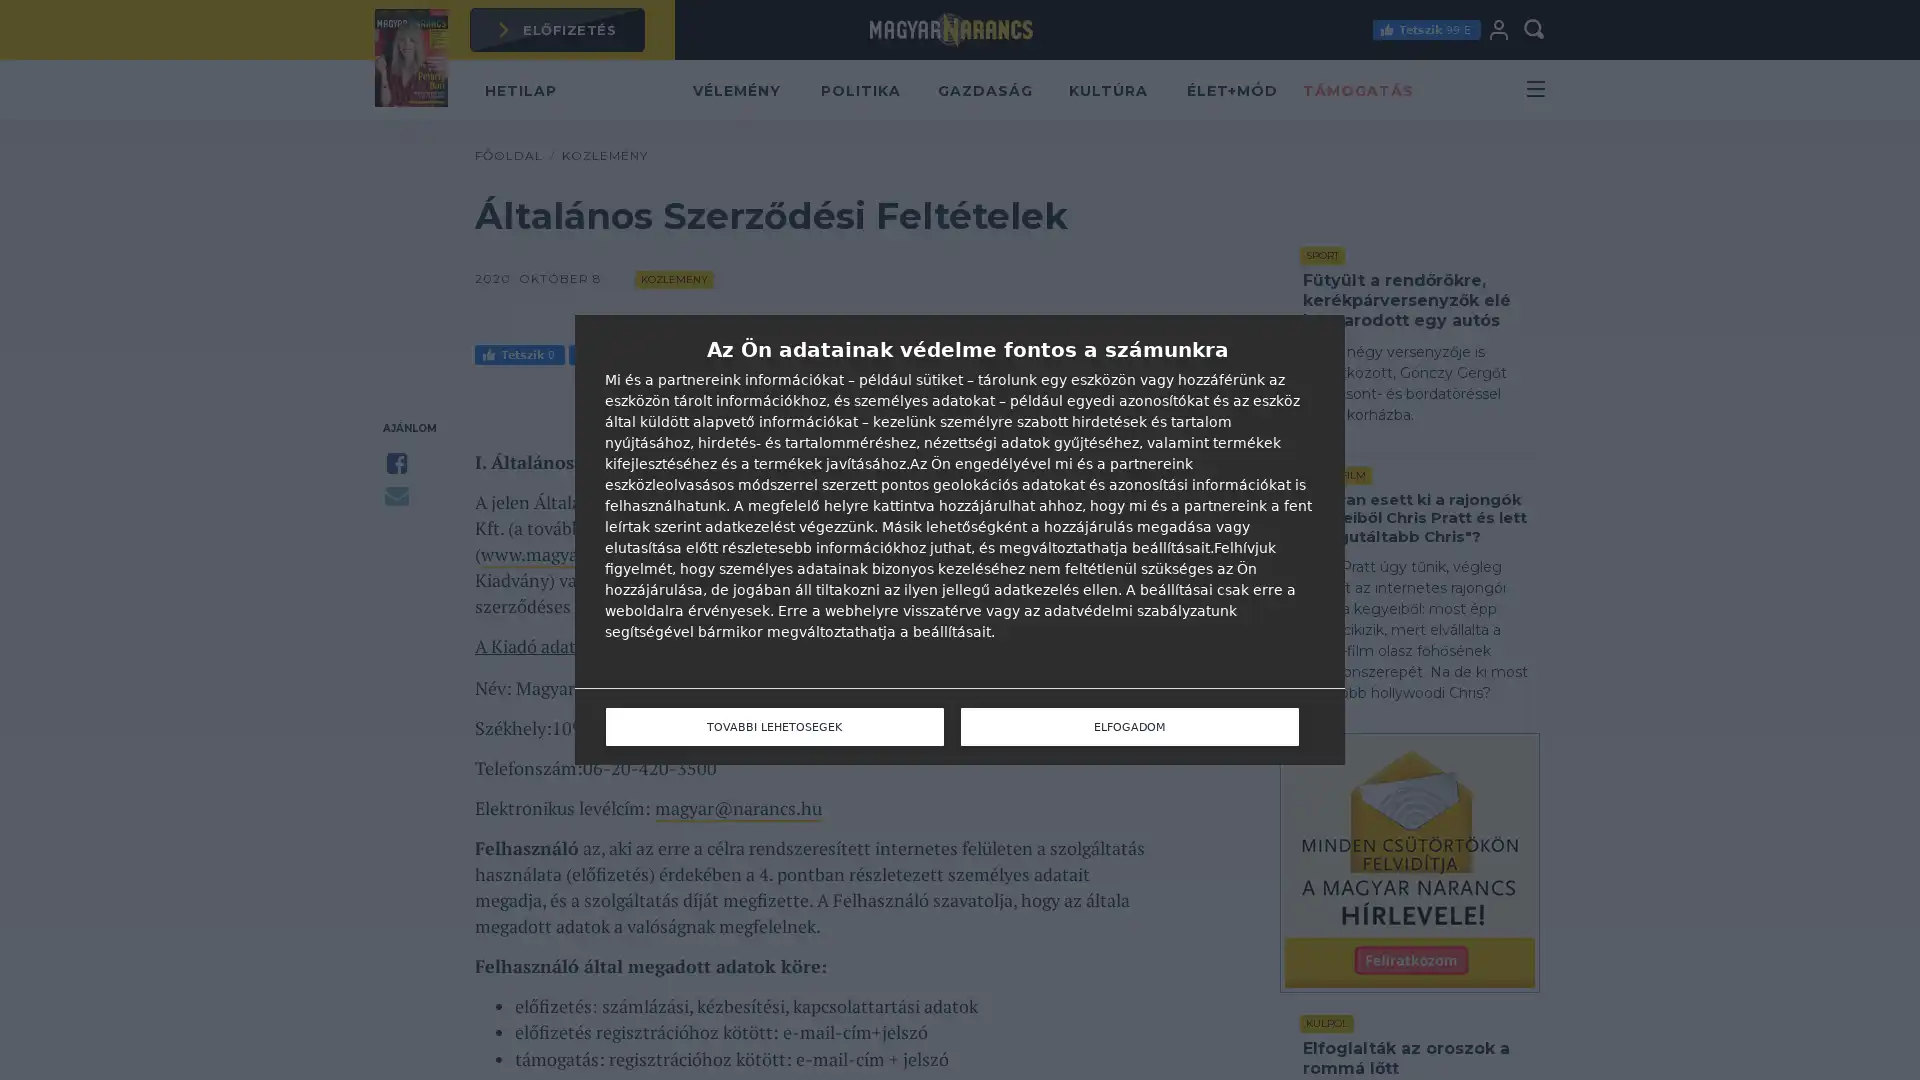  I want to click on TOVABBI LEHETOSEGEK, so click(773, 726).